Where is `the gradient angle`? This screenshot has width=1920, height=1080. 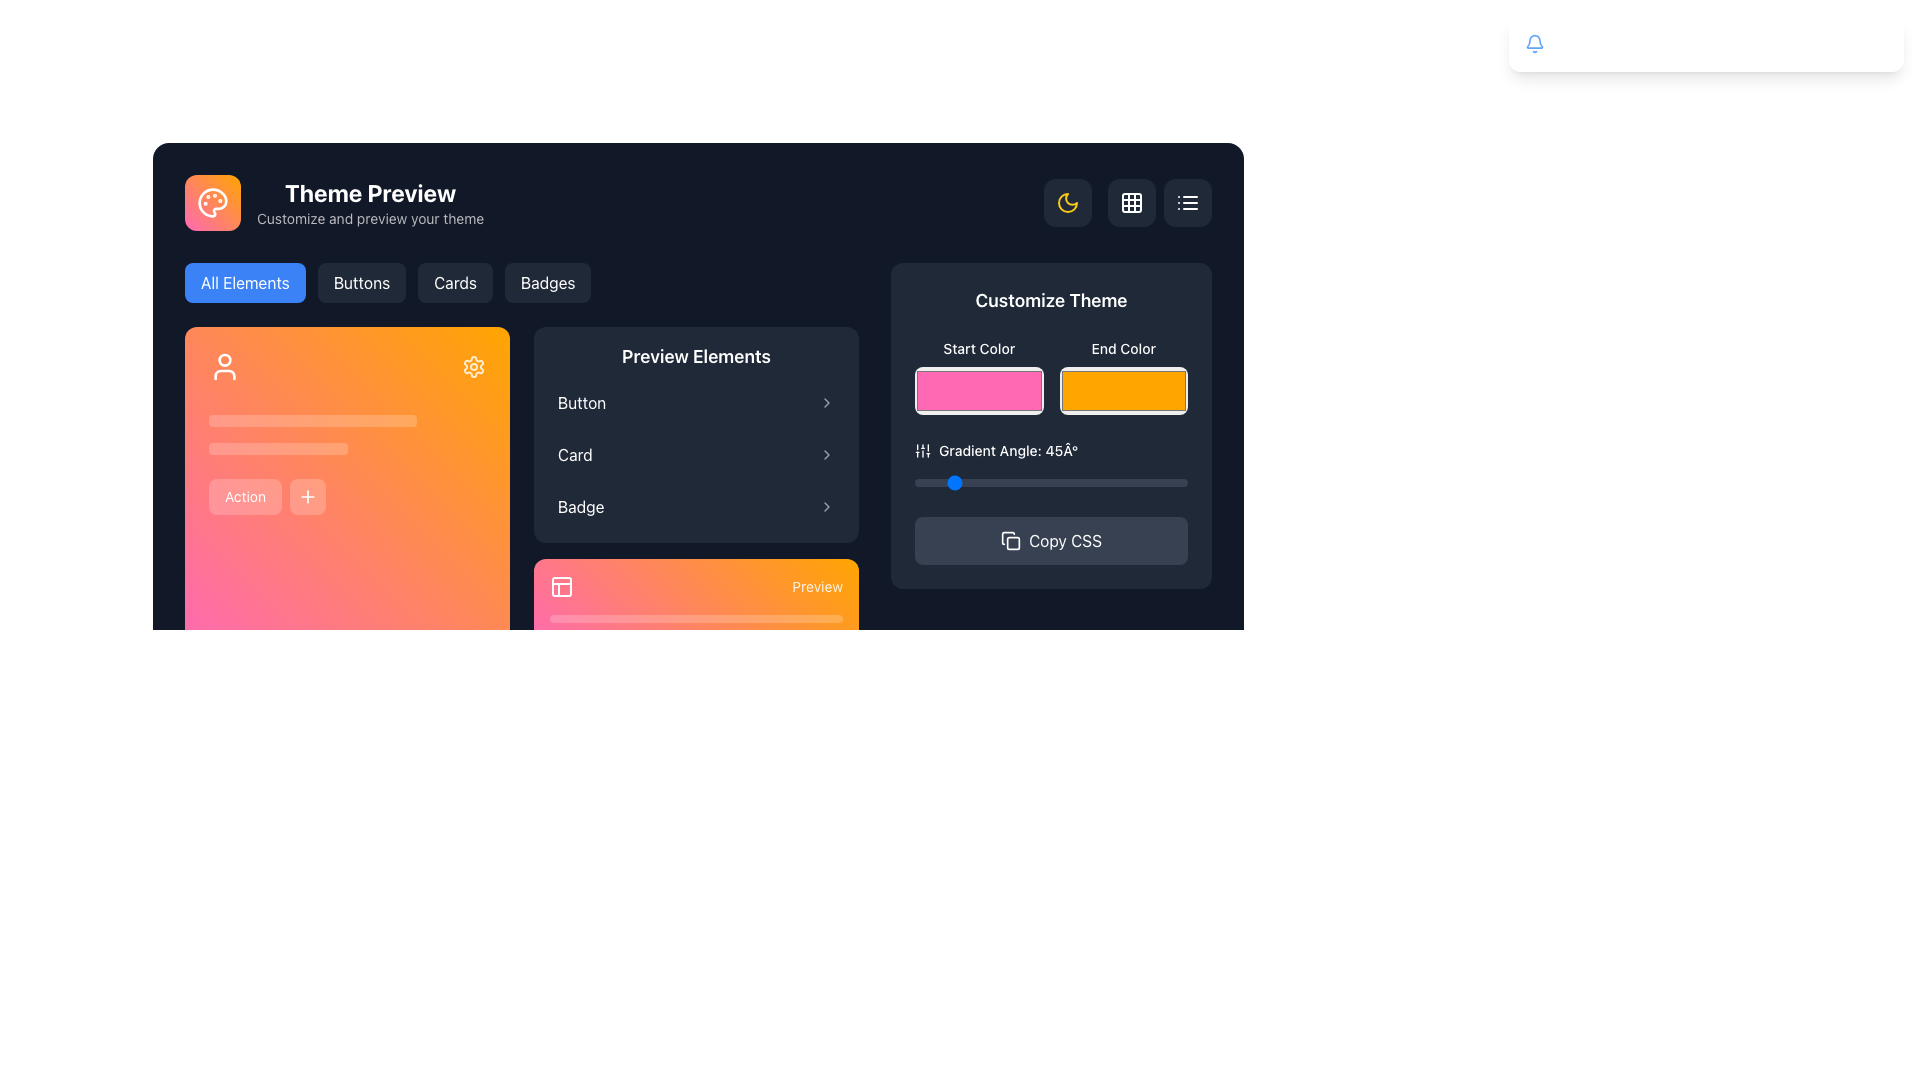 the gradient angle is located at coordinates (1068, 482).